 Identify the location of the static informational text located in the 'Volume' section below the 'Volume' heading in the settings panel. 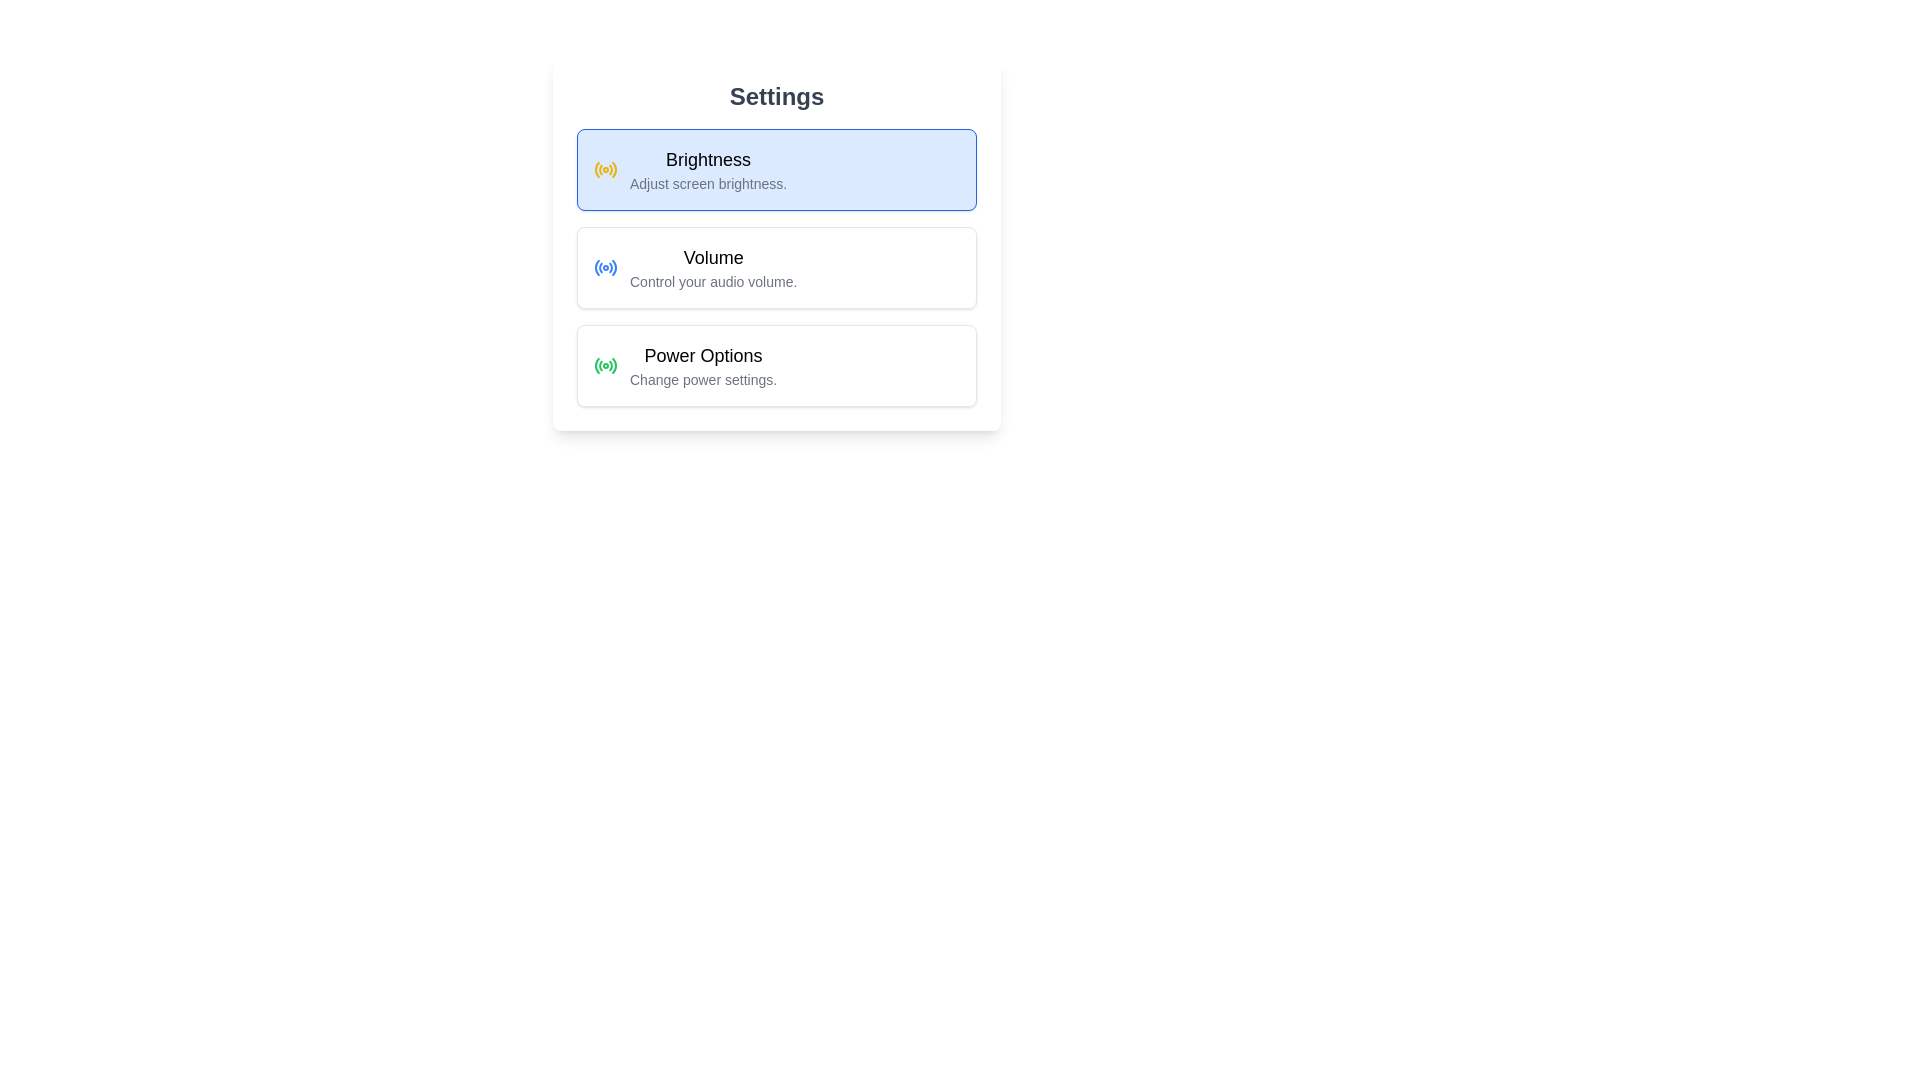
(713, 281).